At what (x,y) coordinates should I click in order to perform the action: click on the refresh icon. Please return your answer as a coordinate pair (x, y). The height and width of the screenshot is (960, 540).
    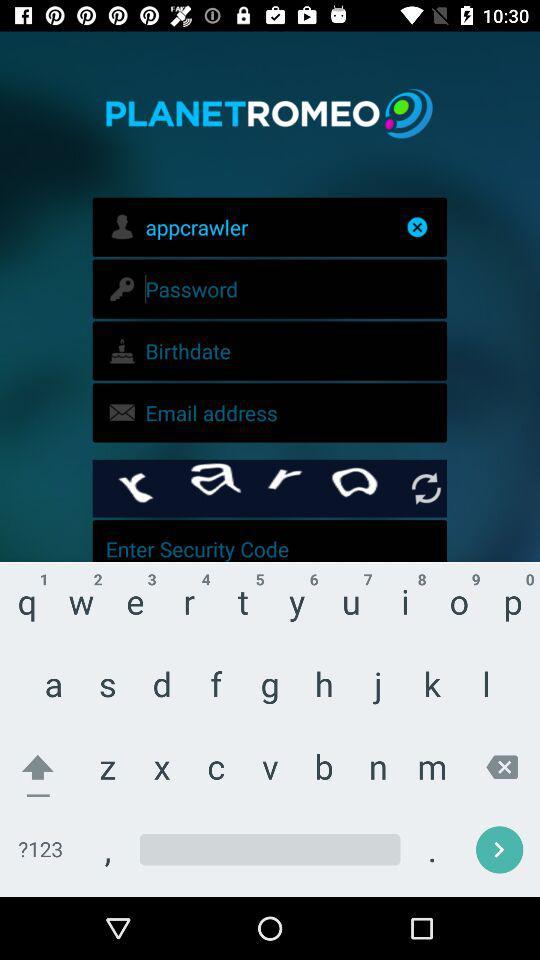
    Looking at the image, I should click on (425, 487).